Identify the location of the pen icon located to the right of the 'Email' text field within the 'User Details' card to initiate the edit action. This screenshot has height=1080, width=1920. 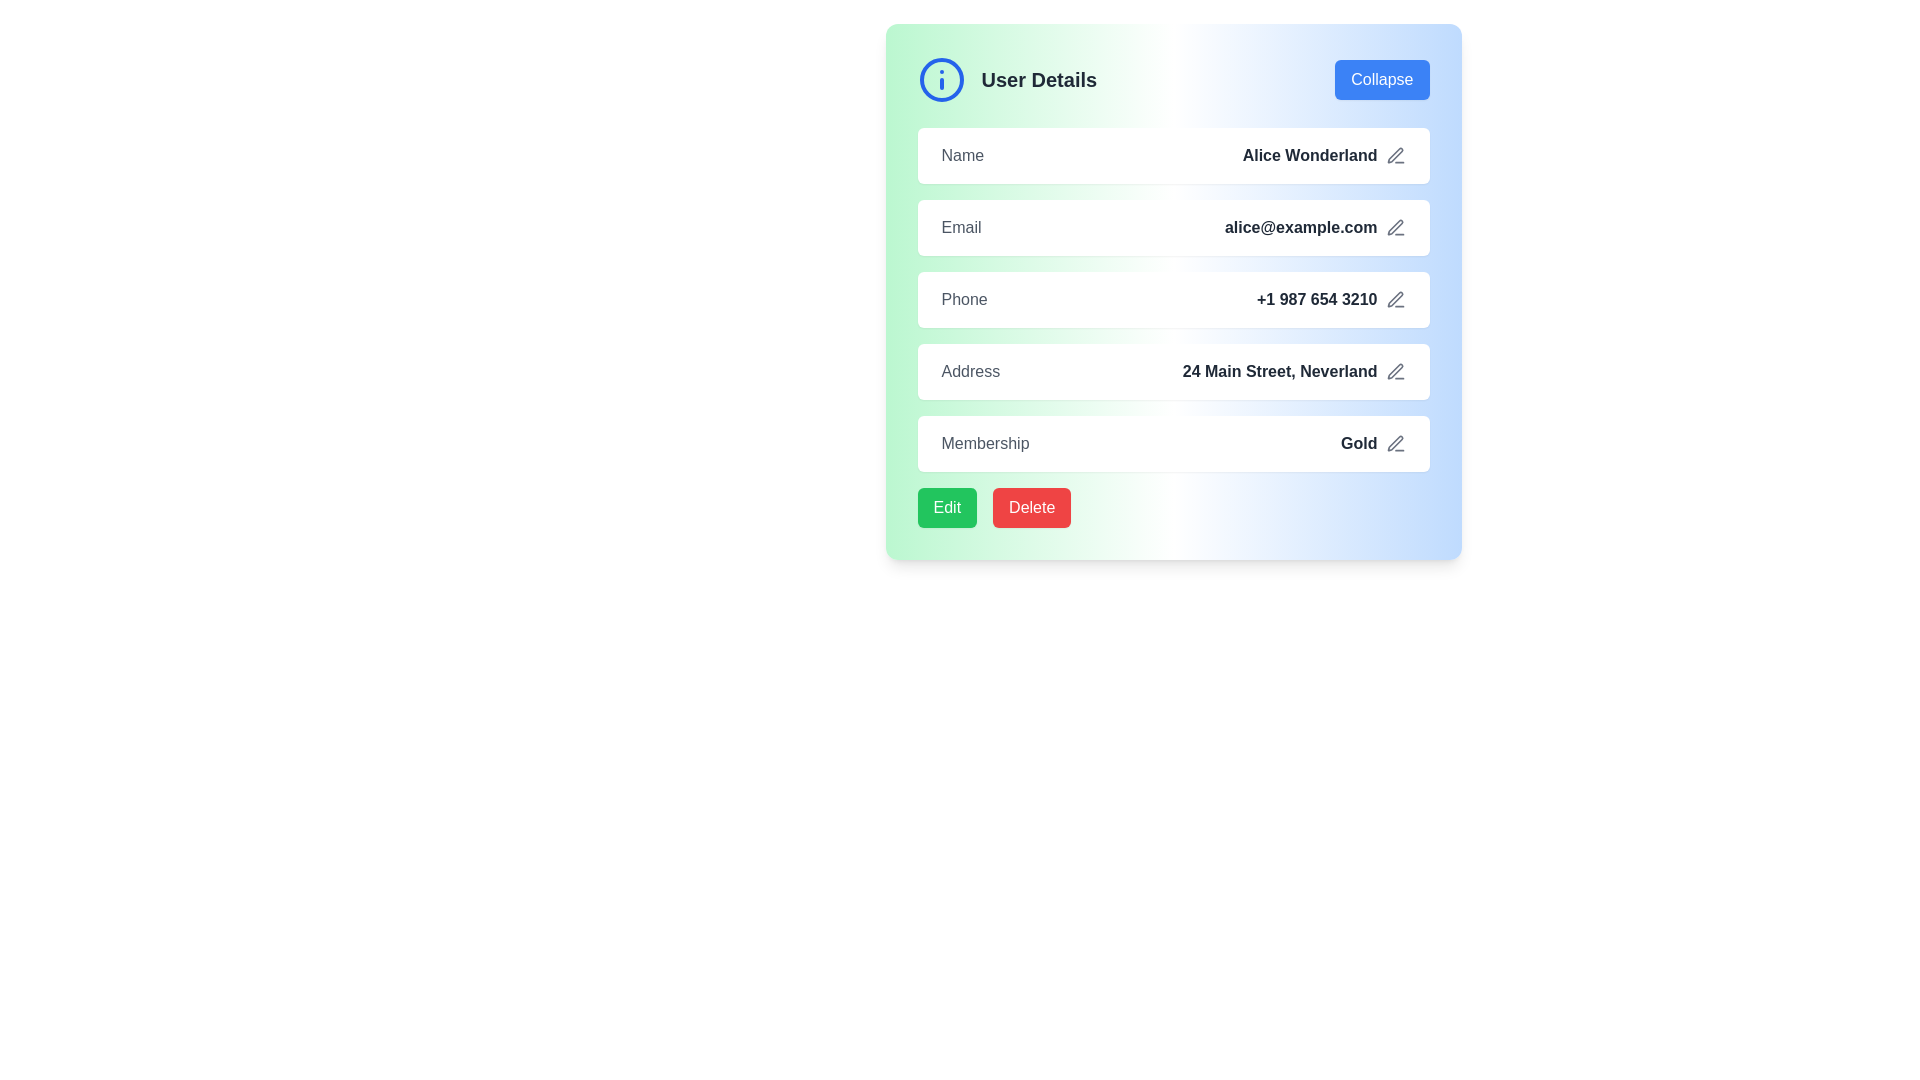
(1394, 226).